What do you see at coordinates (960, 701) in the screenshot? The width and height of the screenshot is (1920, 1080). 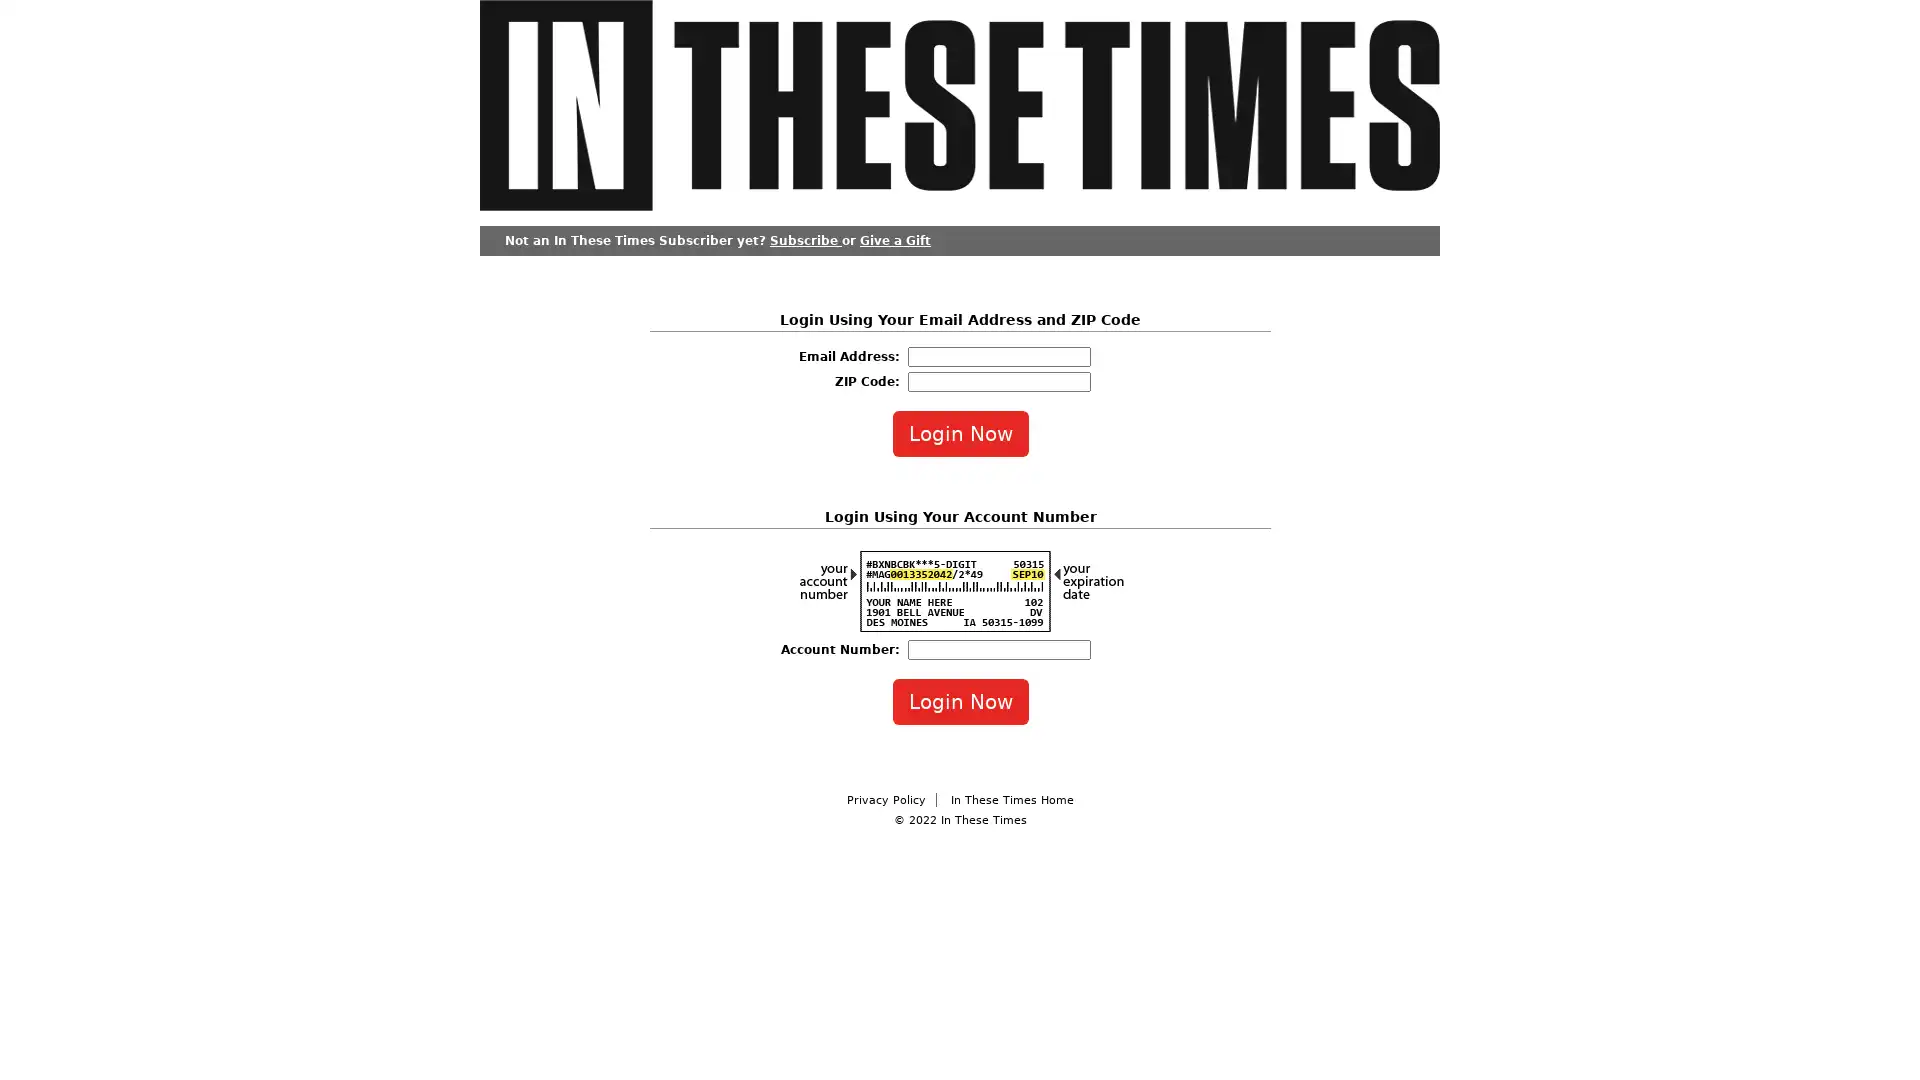 I see `Login Now` at bounding box center [960, 701].